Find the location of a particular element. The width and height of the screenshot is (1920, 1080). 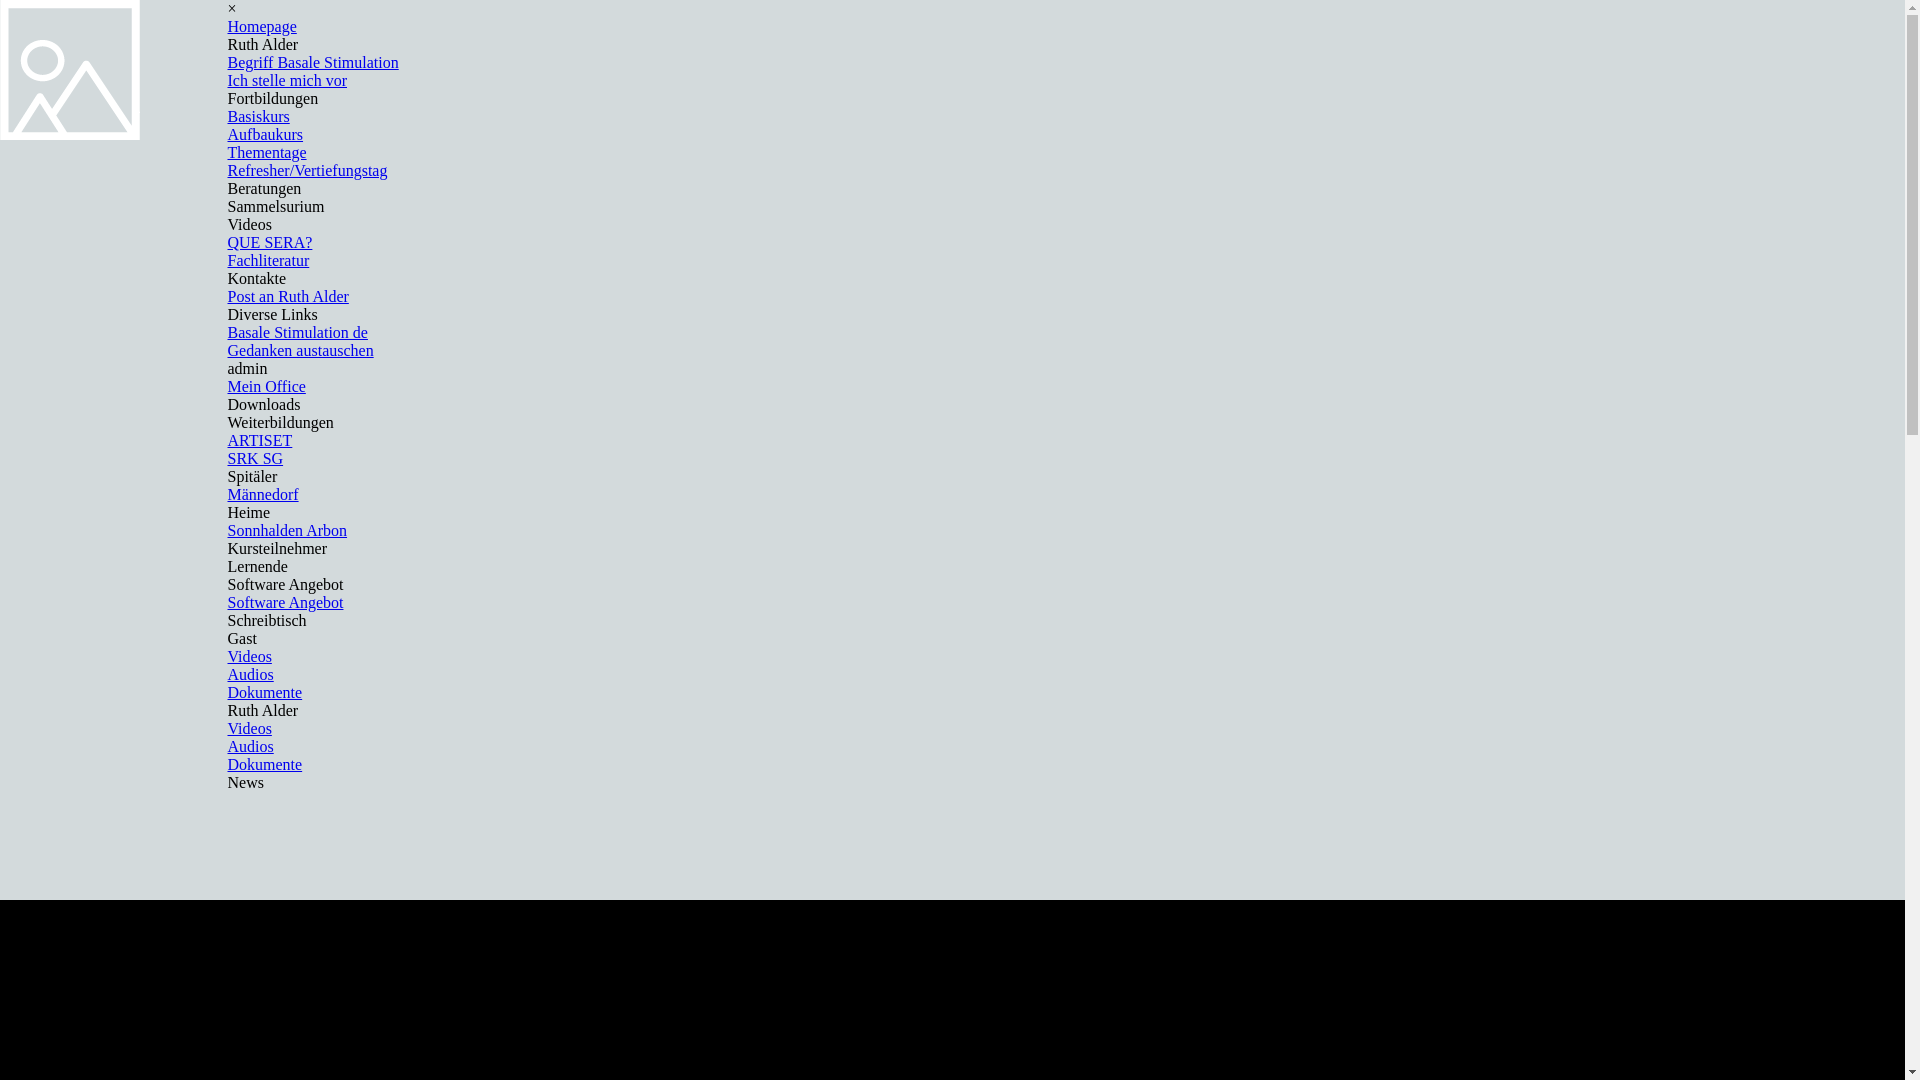

'QUE SERA?' is located at coordinates (269, 241).